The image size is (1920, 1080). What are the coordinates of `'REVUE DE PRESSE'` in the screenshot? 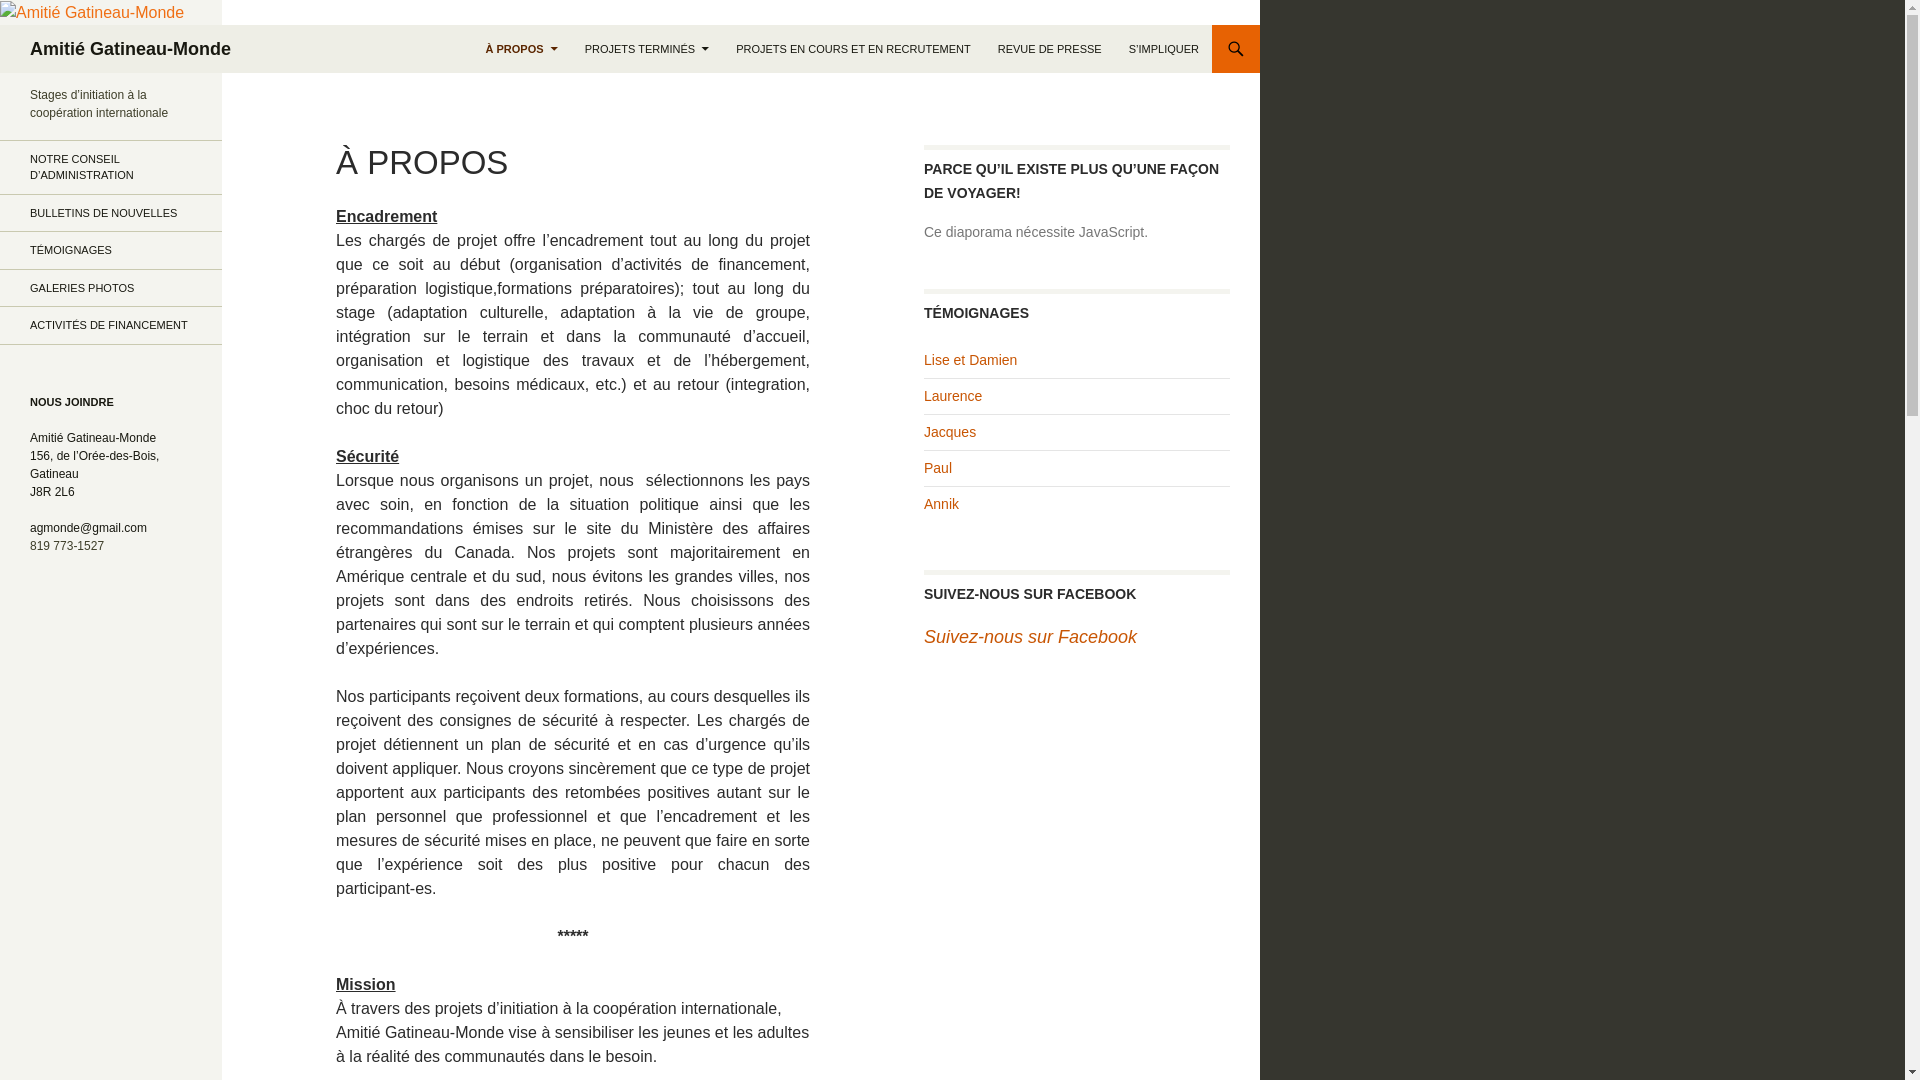 It's located at (1049, 48).